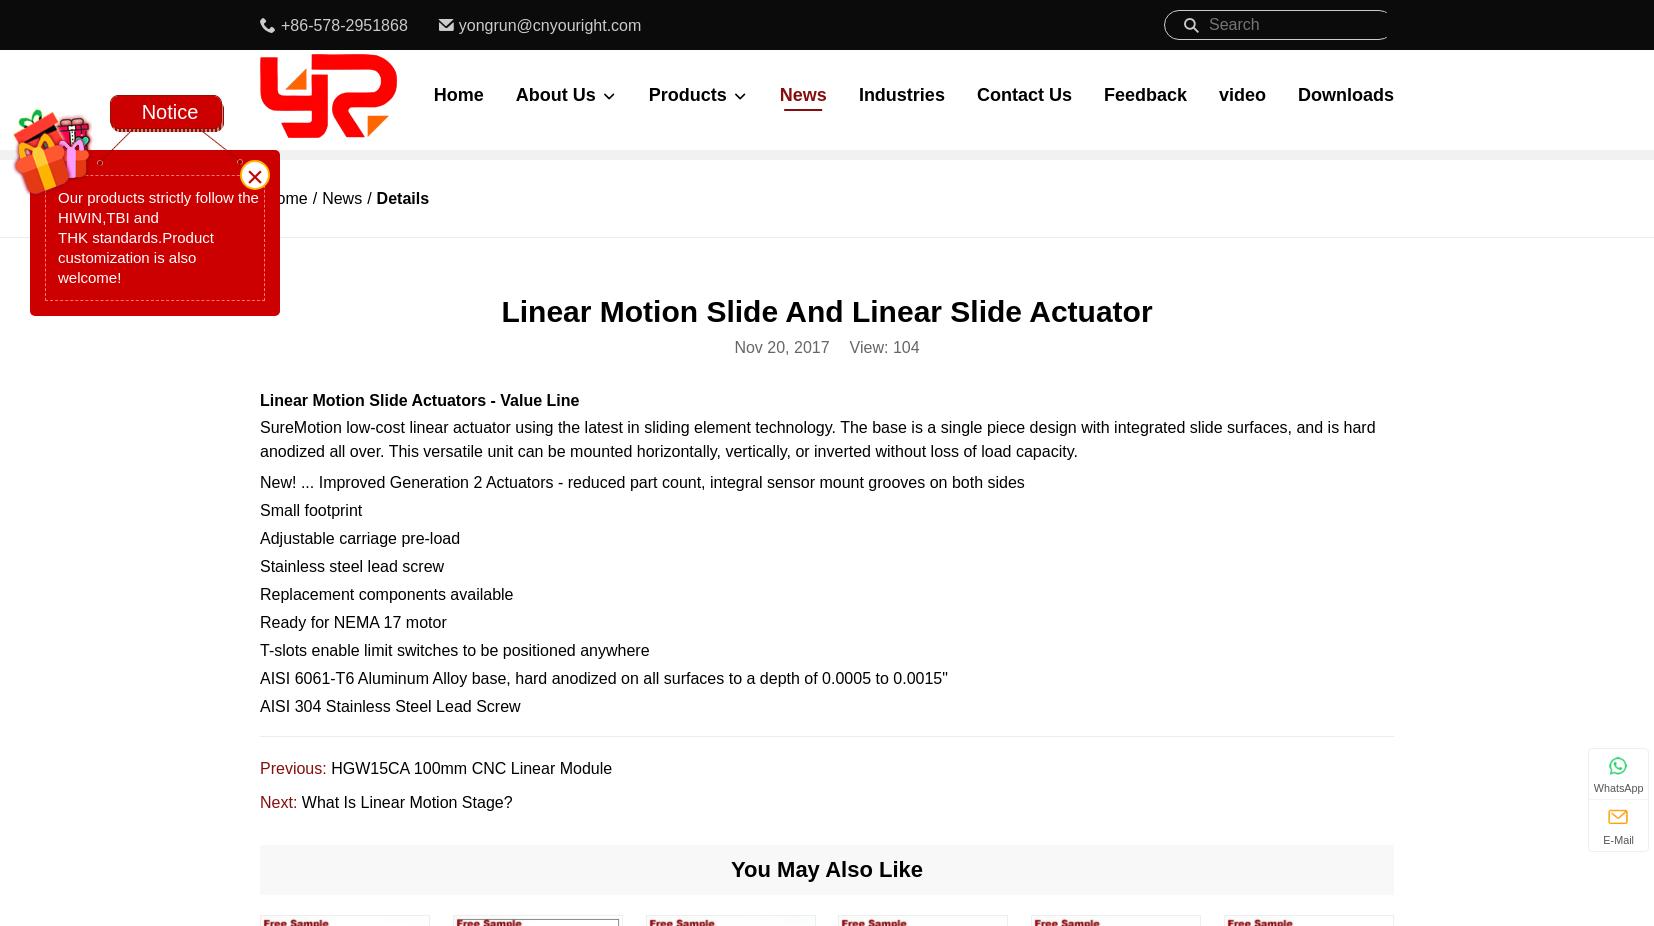  Describe the element at coordinates (259, 439) in the screenshot. I see `'SureMotion low-cost linear actuator using the latest in sliding element technology. The base is a single piece design with integrated slide surfaces, and is hard anodized all over. This versatile unit can be mounted horizontally, vertically, or inverted without loss of load capacity.'` at that location.